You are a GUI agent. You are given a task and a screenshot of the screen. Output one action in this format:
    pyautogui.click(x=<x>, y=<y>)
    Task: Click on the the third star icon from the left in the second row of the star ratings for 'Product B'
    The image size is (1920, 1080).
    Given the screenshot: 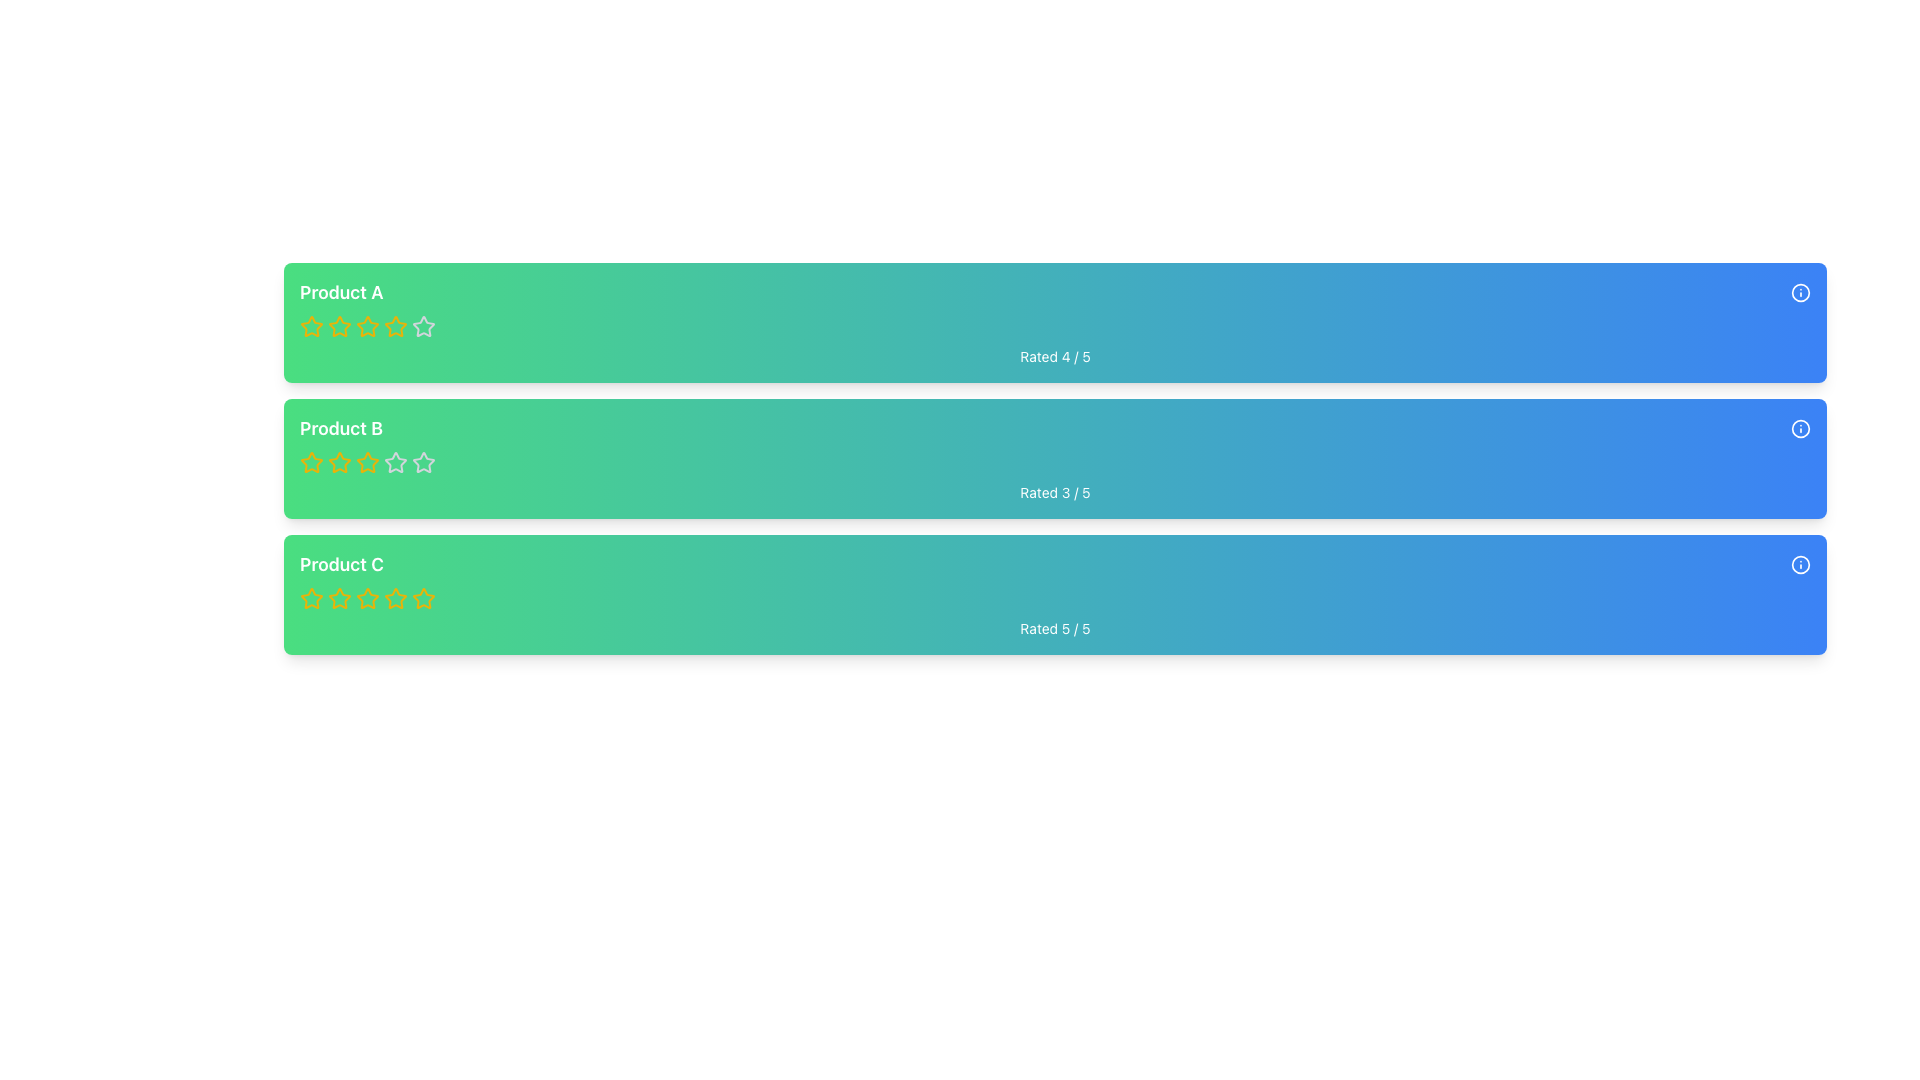 What is the action you would take?
    pyautogui.click(x=422, y=462)
    